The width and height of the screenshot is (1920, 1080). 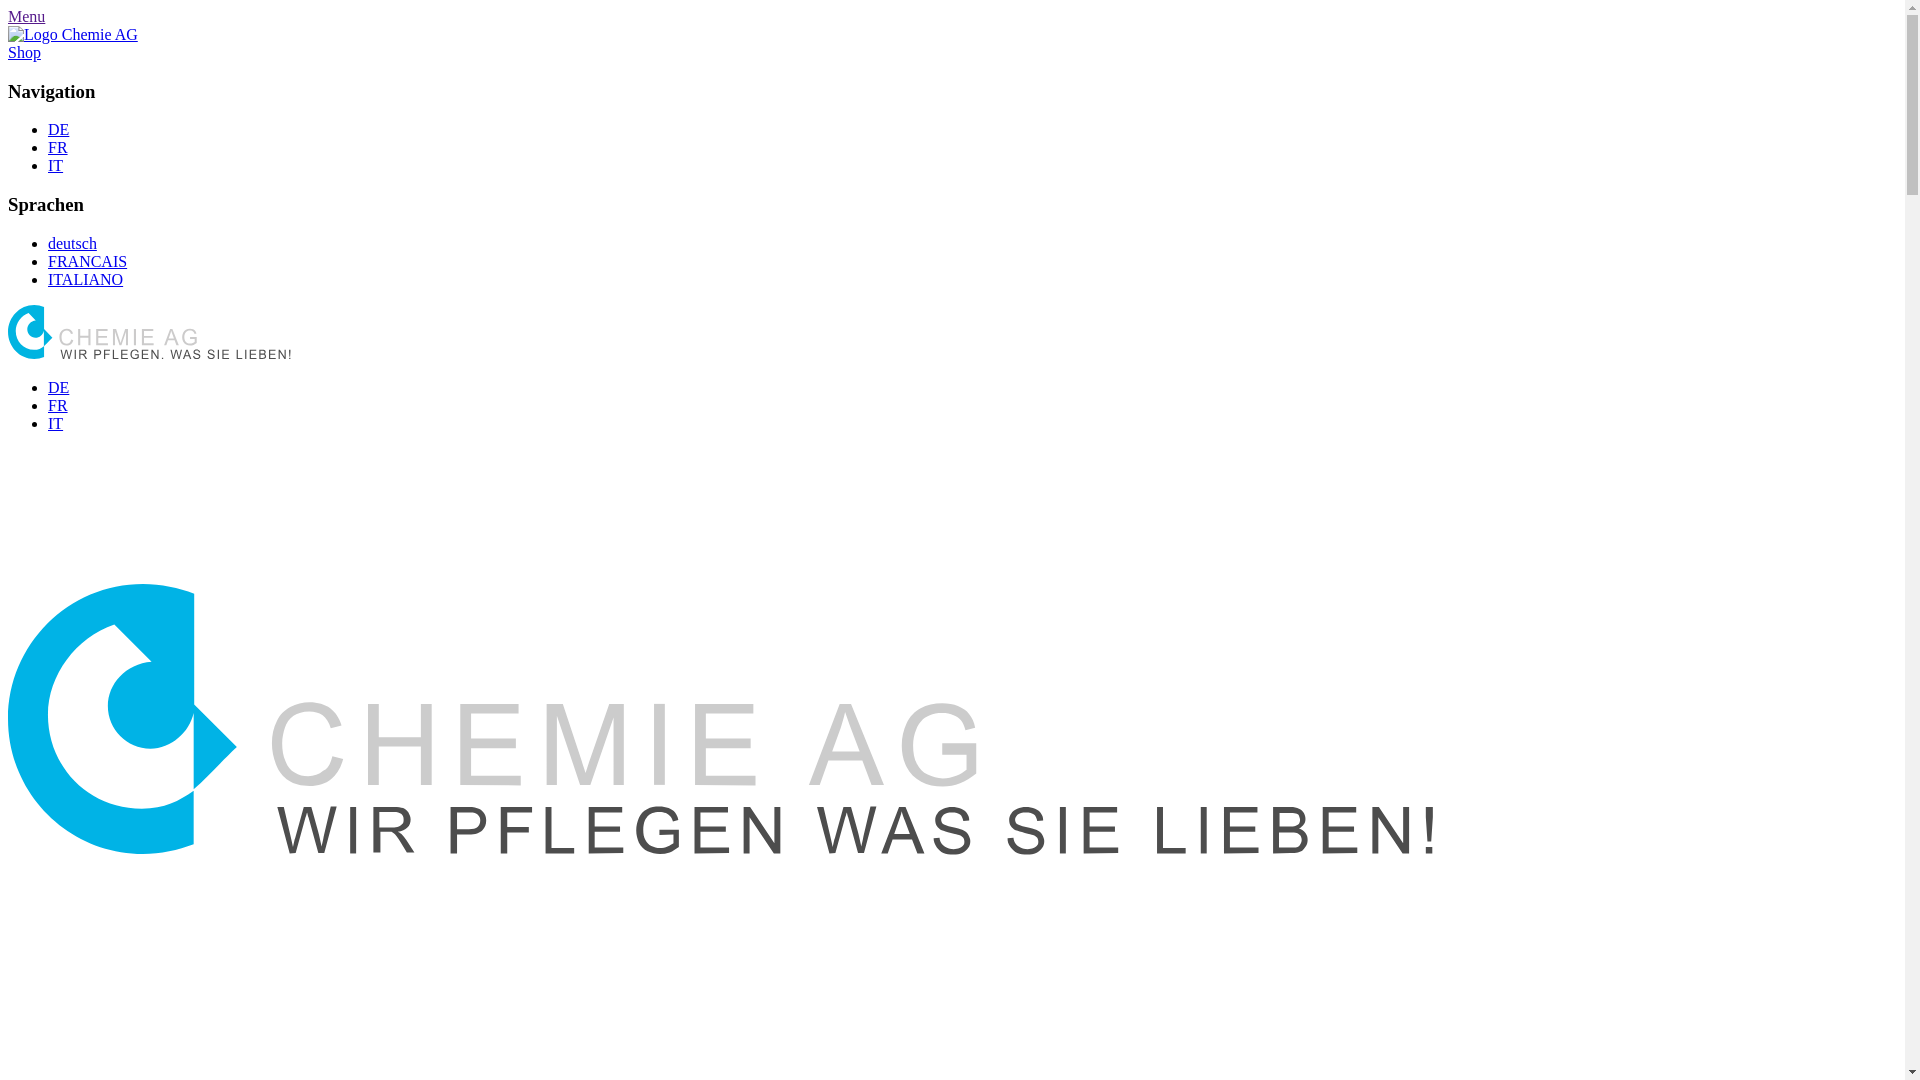 I want to click on 'FR', so click(x=48, y=405).